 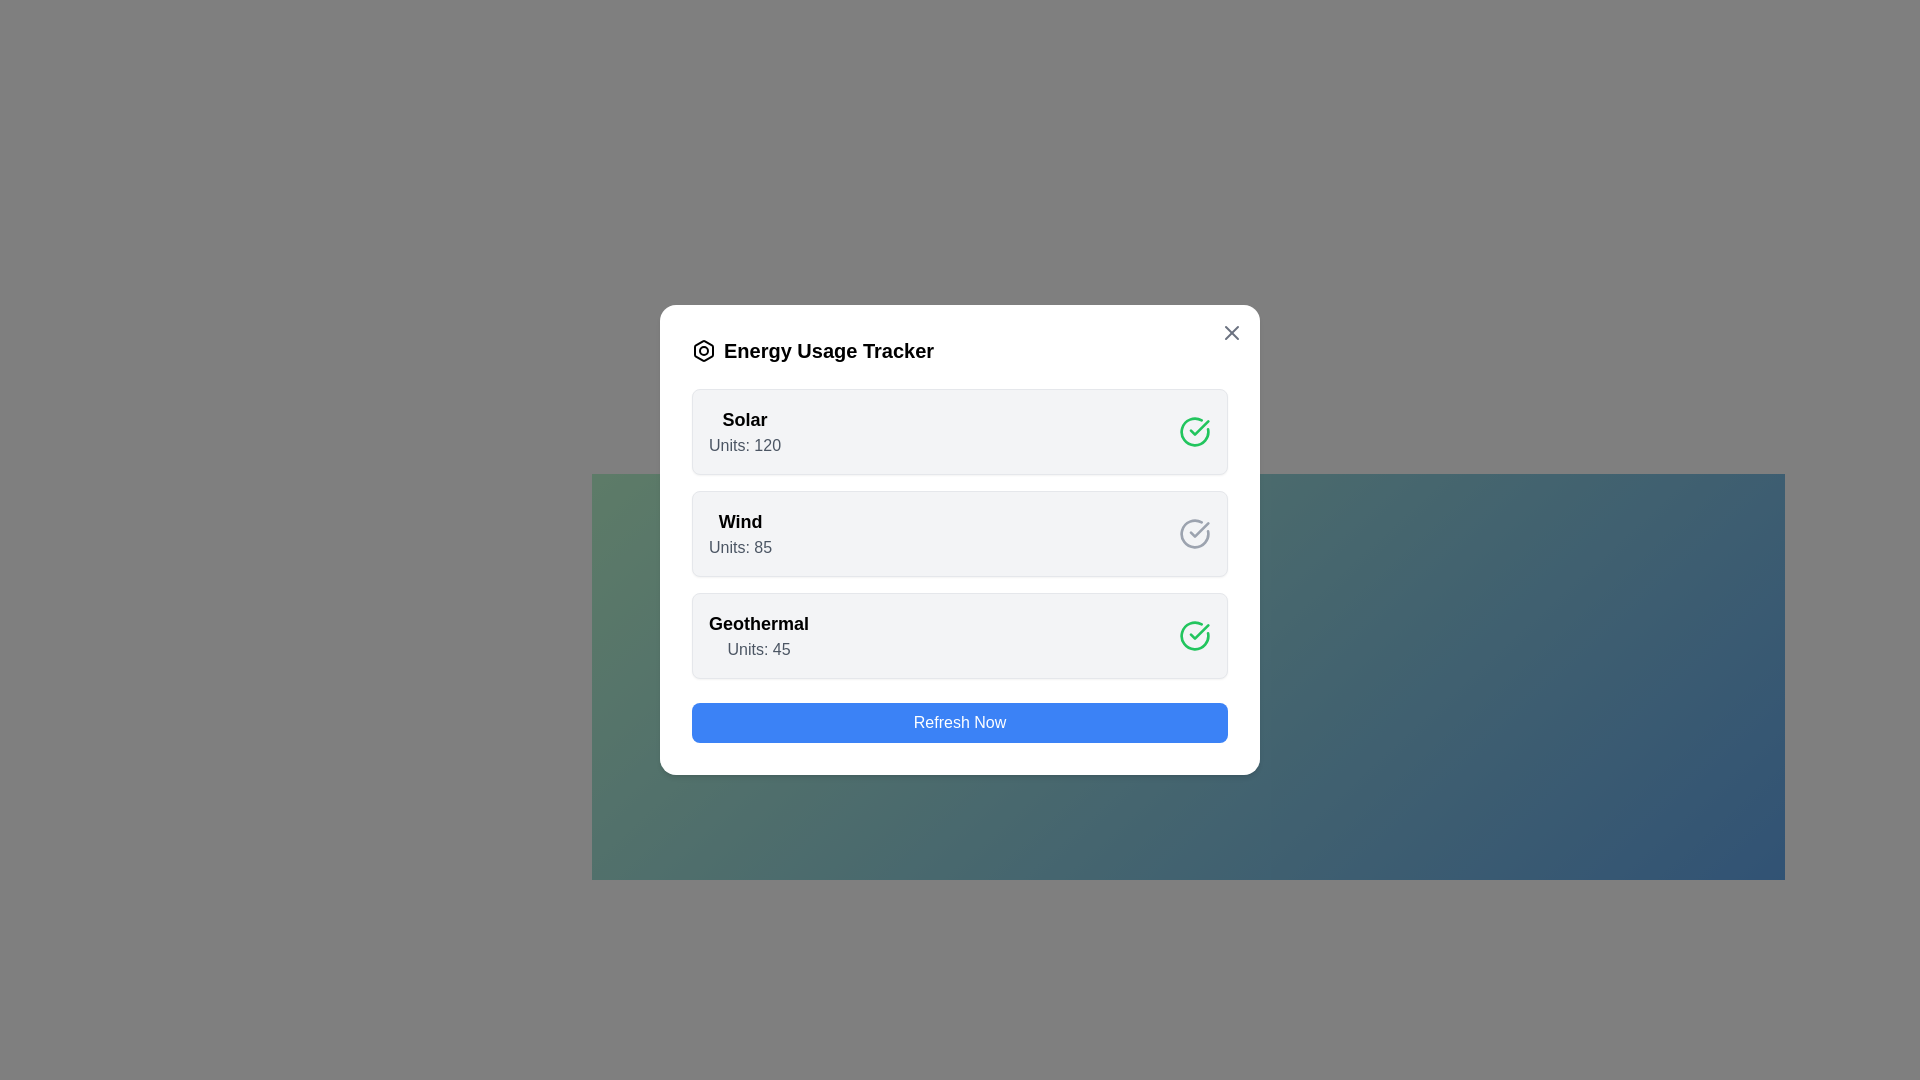 What do you see at coordinates (1199, 632) in the screenshot?
I see `the green checkmark icon located on the right-hand side of the 'Solar: Units: 120' row` at bounding box center [1199, 632].